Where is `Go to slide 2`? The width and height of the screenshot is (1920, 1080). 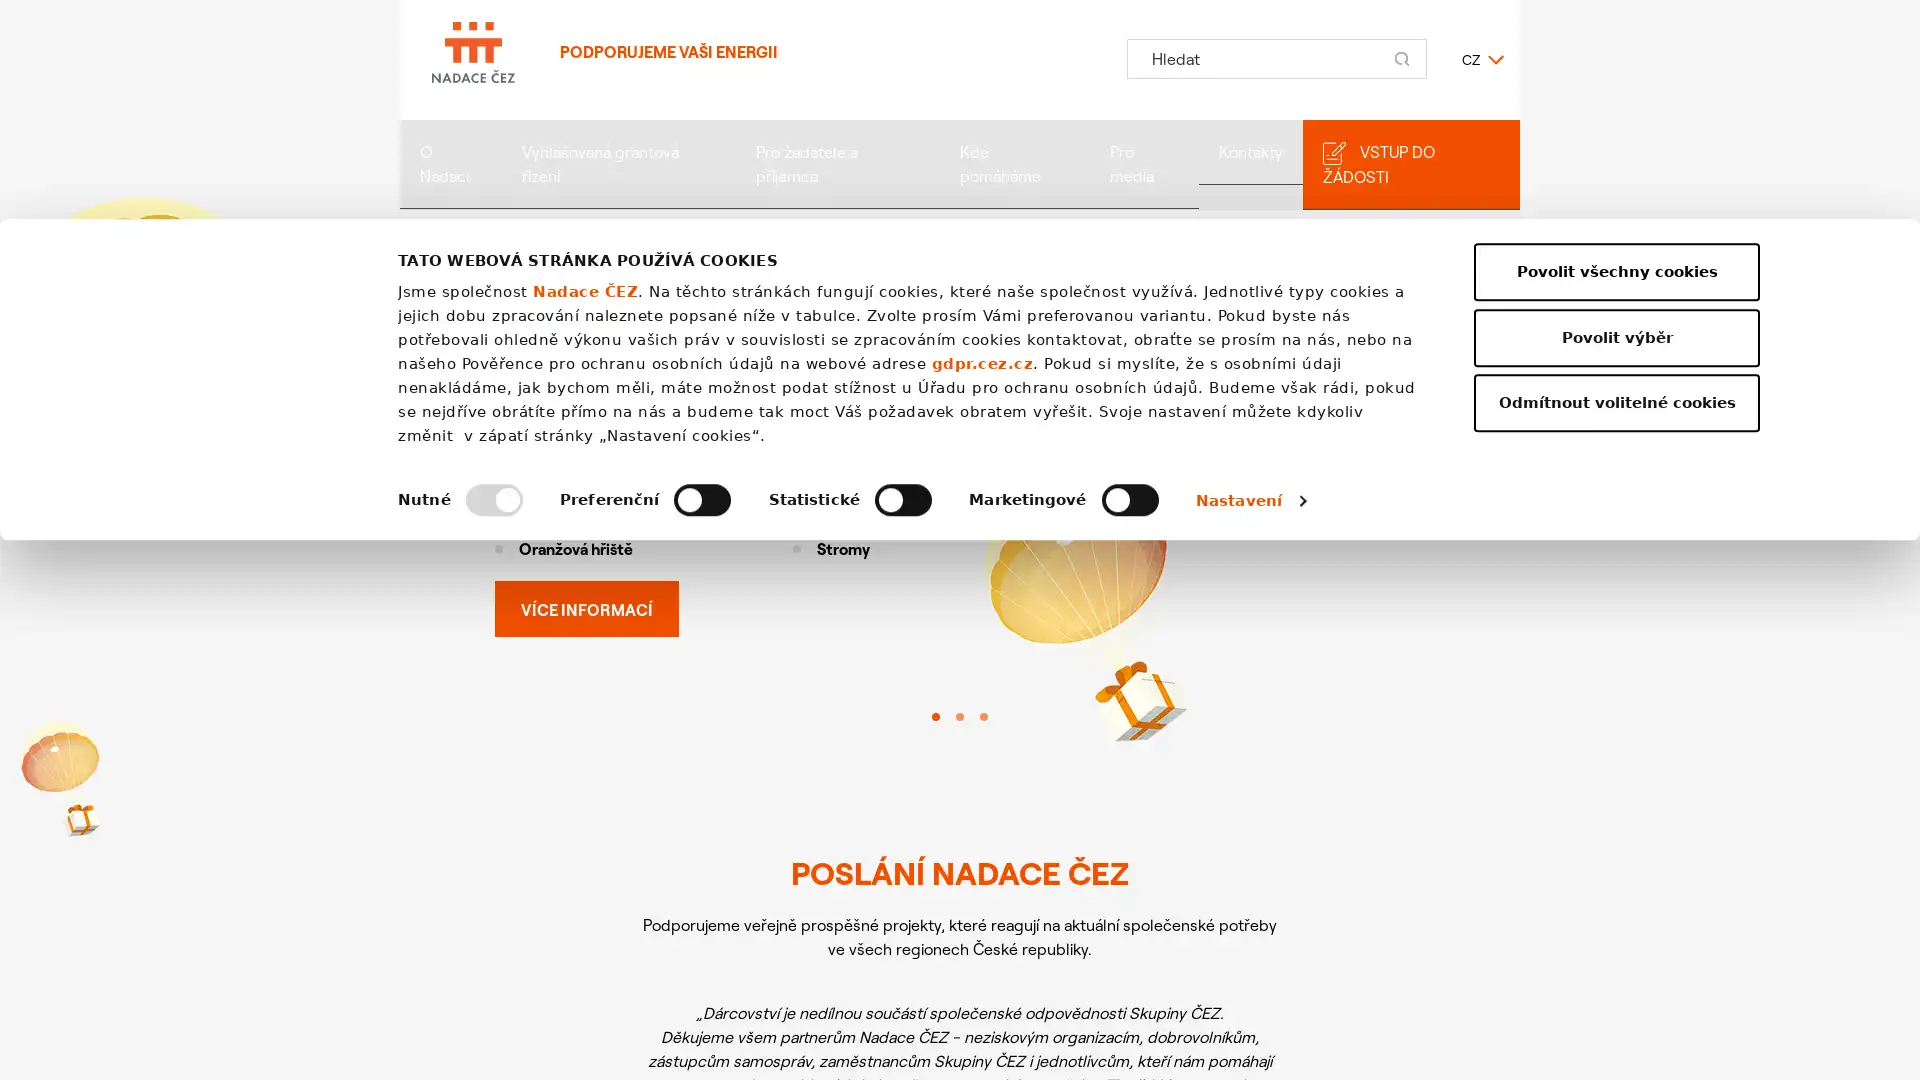 Go to slide 2 is located at coordinates (960, 715).